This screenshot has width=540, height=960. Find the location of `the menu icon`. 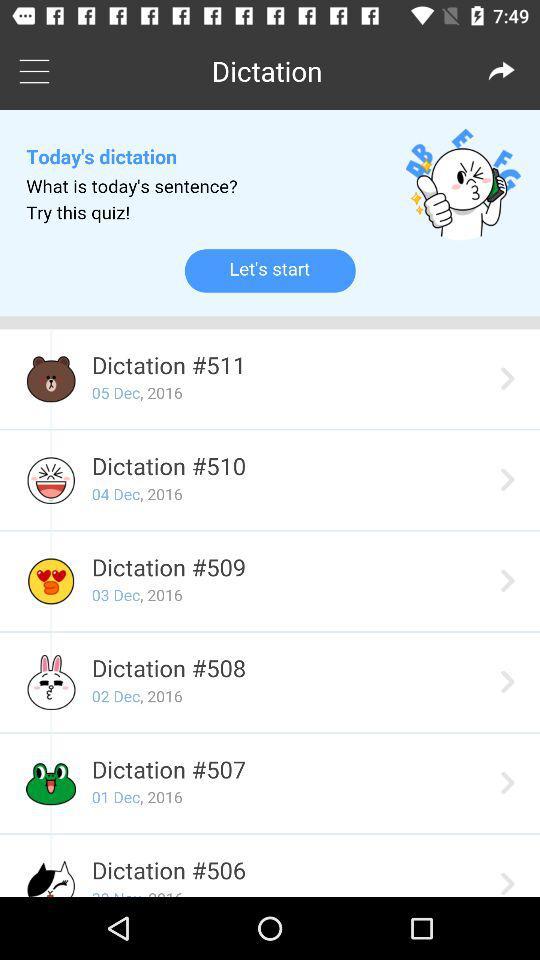

the menu icon is located at coordinates (33, 70).